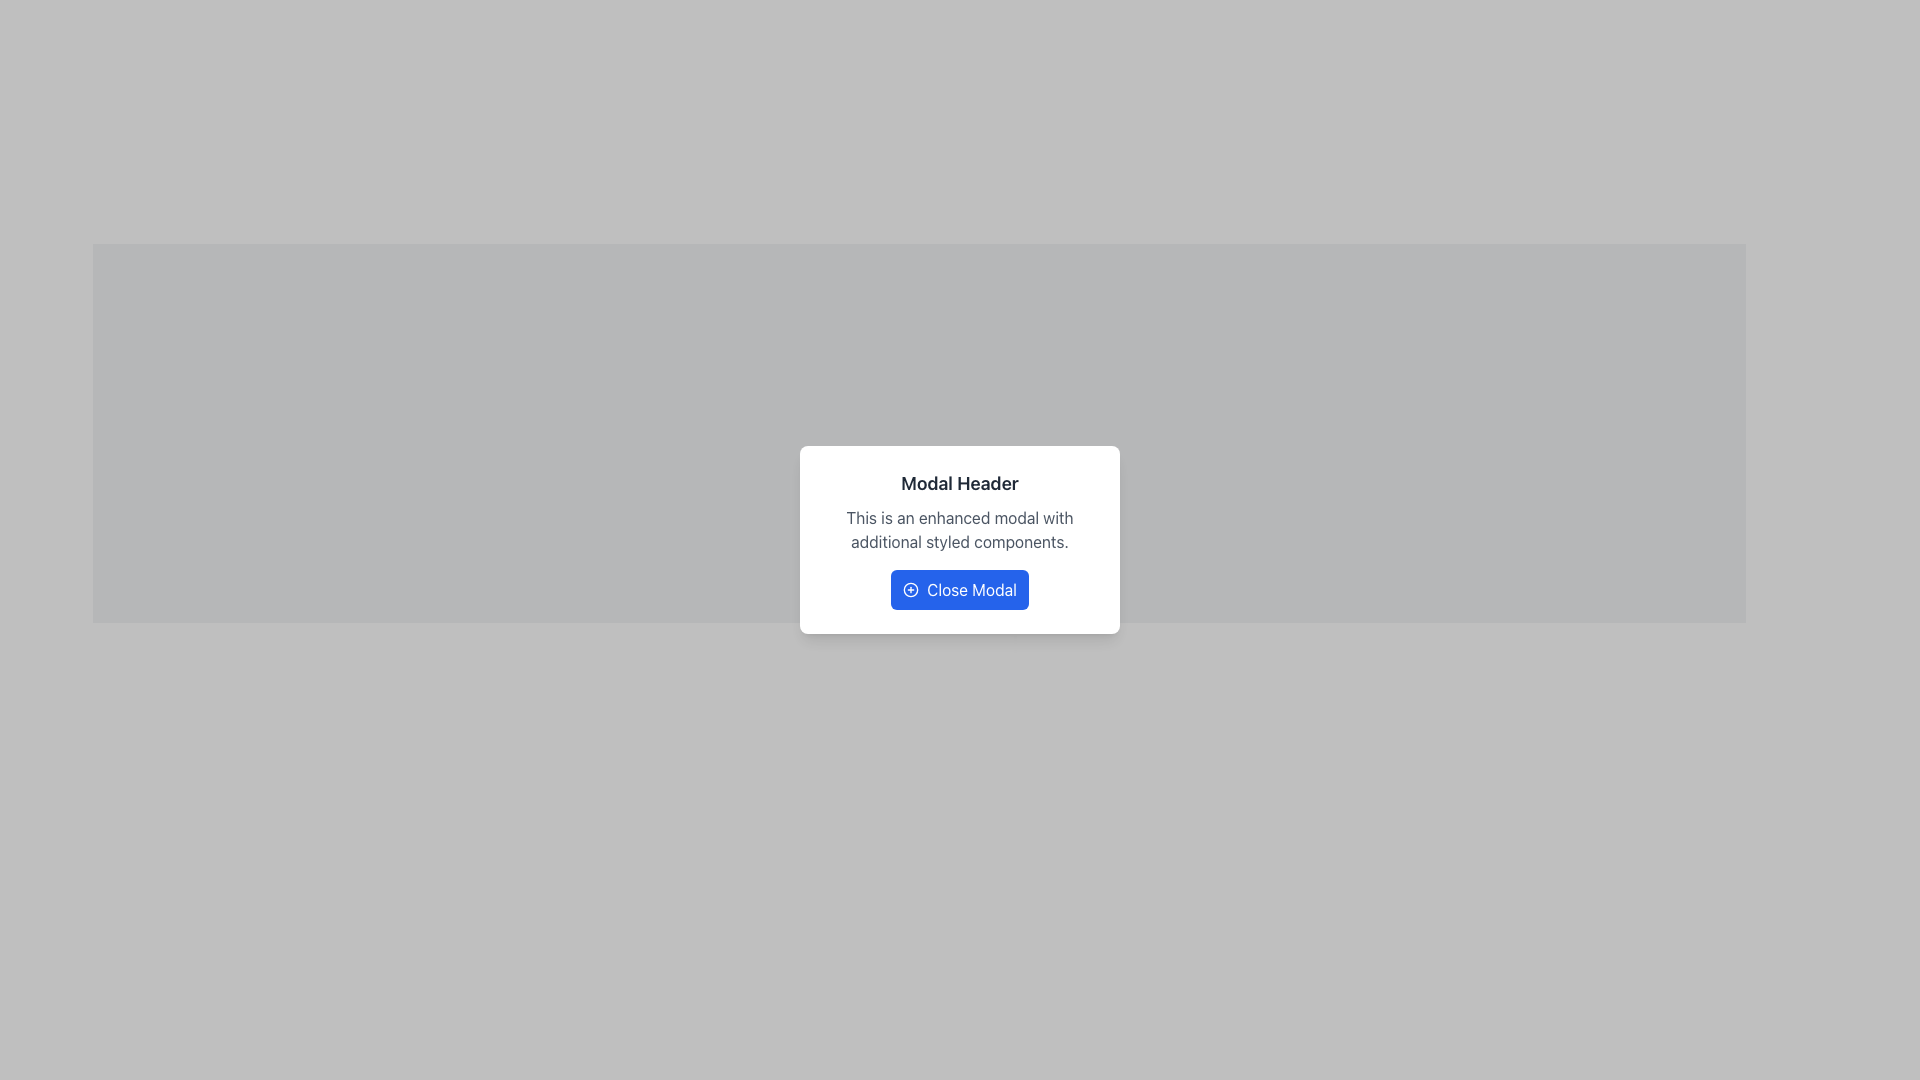 The width and height of the screenshot is (1920, 1080). I want to click on the static text block that provides descriptive information within the modal, located below the heading 'Modal Header' and above the 'Close Modal' button, so click(960, 528).